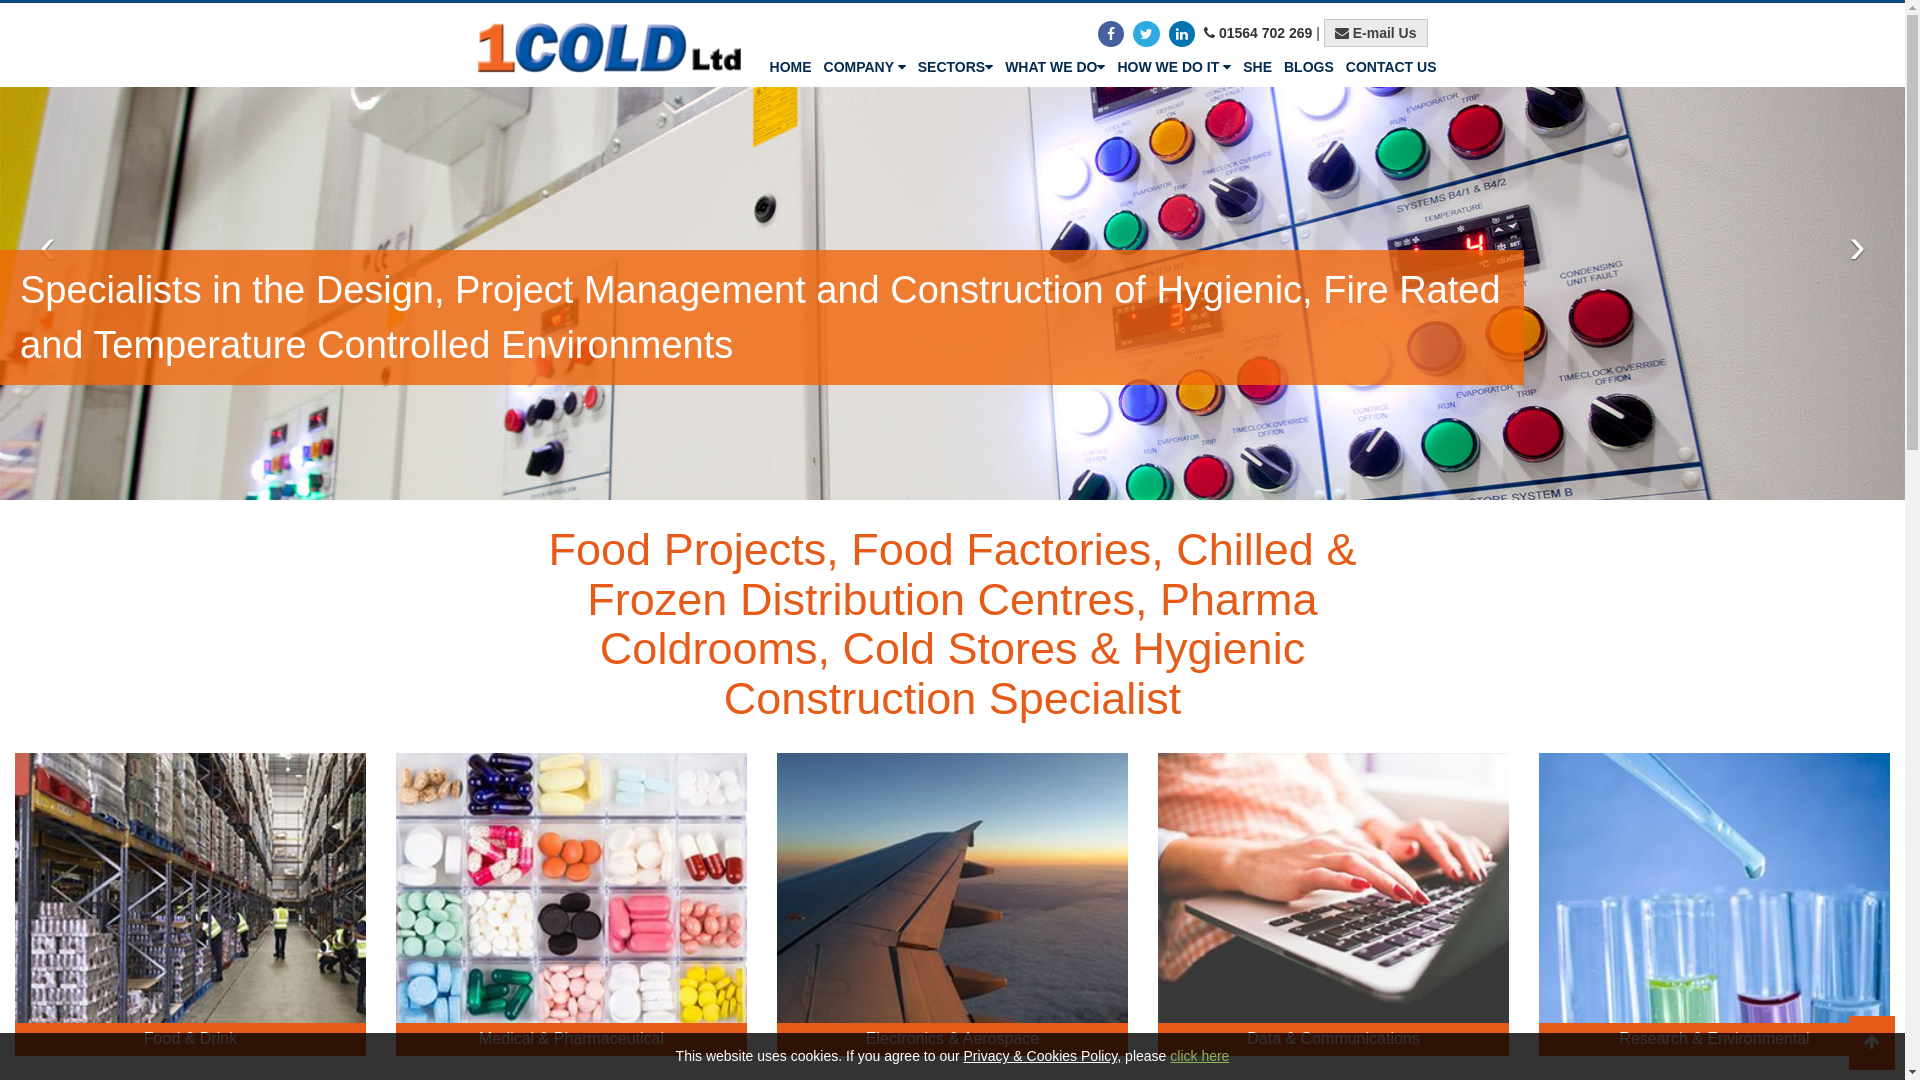 The image size is (1920, 1080). I want to click on 'Electronics & Aerospace', so click(951, 904).